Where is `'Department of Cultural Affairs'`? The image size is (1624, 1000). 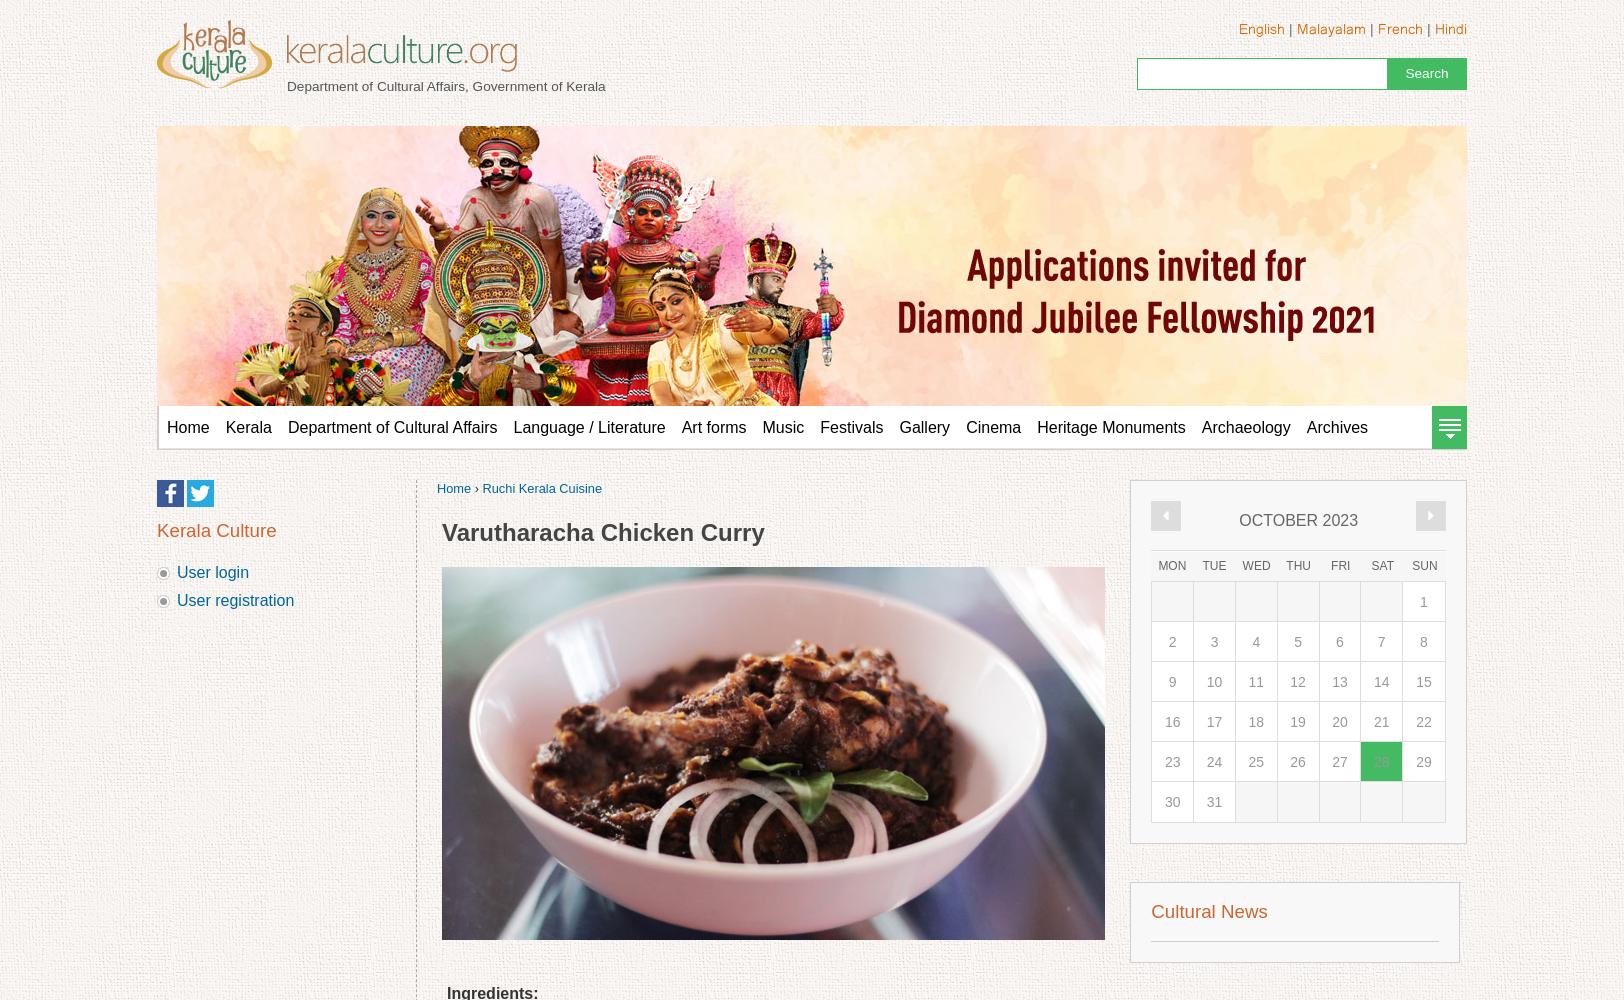
'Department of Cultural Affairs' is located at coordinates (286, 427).